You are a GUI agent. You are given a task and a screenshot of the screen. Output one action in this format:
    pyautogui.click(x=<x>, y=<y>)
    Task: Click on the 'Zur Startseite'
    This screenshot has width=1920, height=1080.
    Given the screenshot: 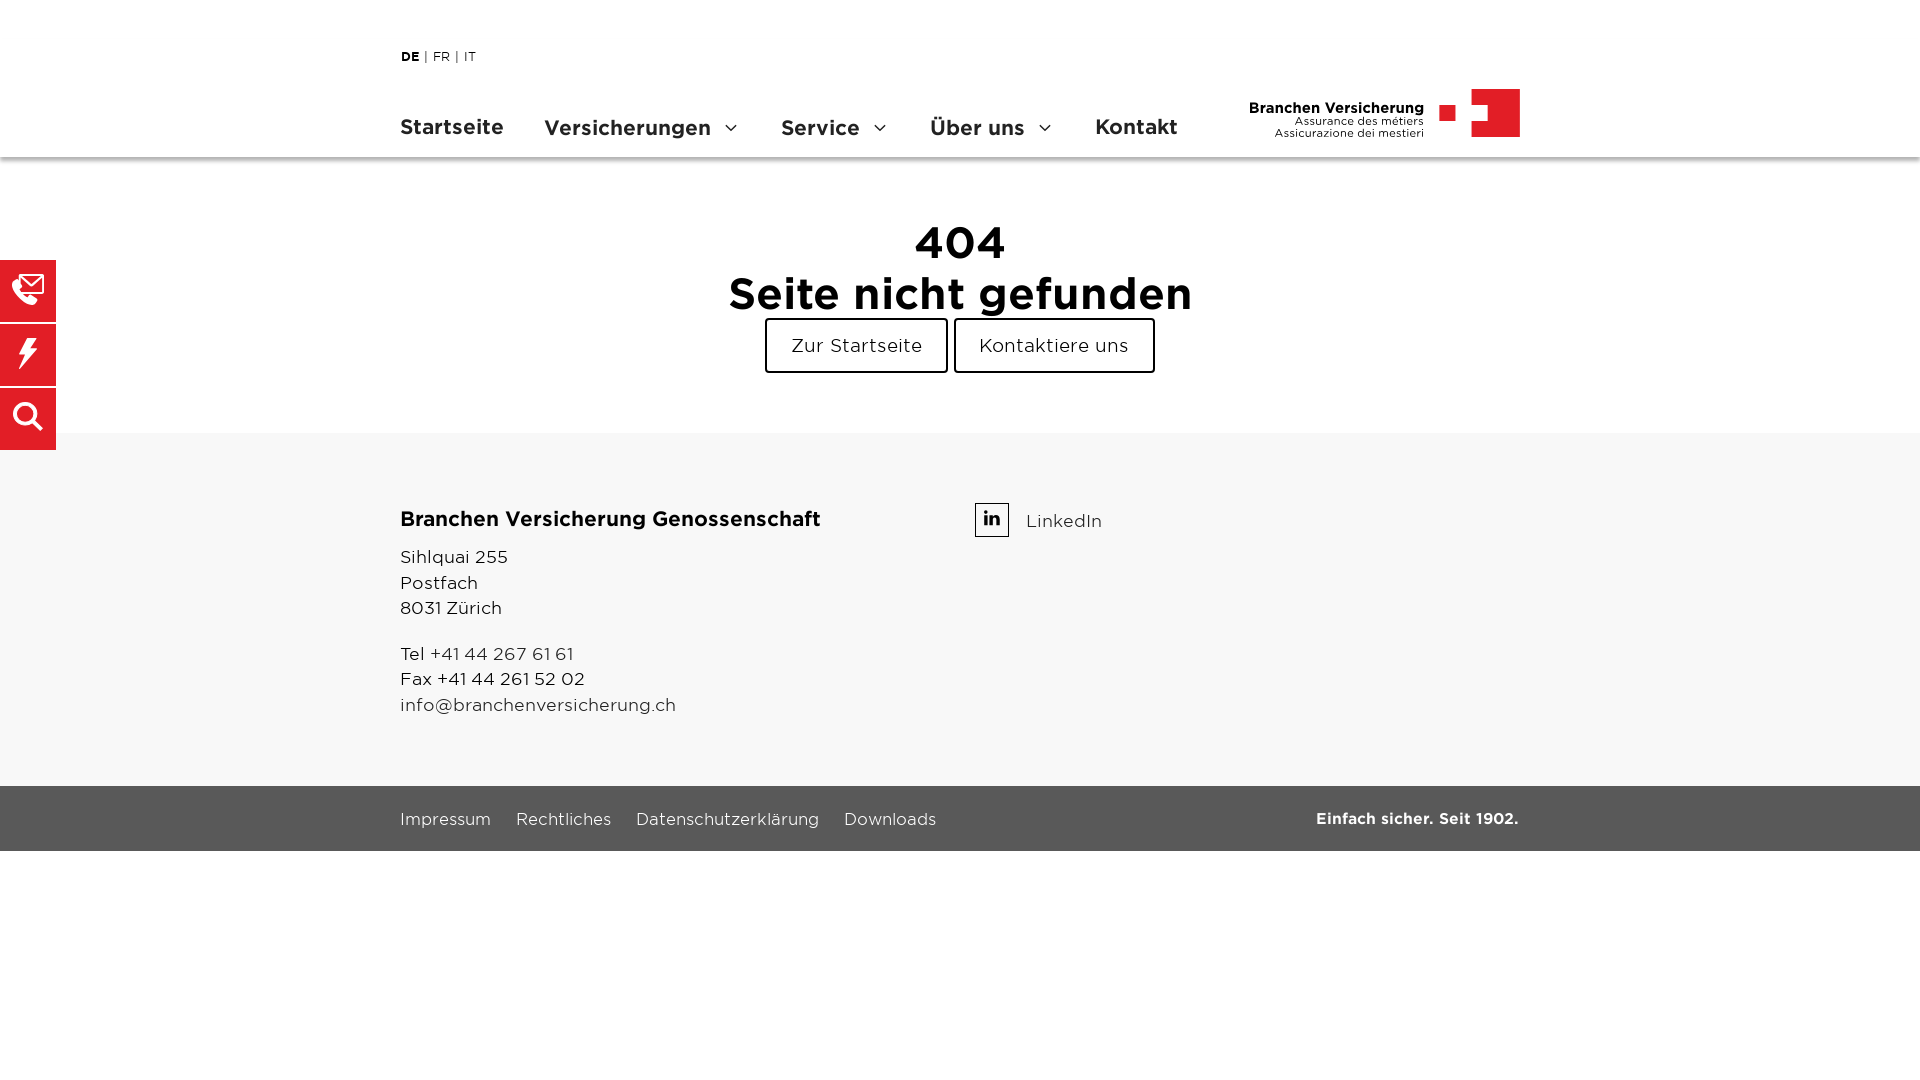 What is the action you would take?
    pyautogui.click(x=856, y=344)
    